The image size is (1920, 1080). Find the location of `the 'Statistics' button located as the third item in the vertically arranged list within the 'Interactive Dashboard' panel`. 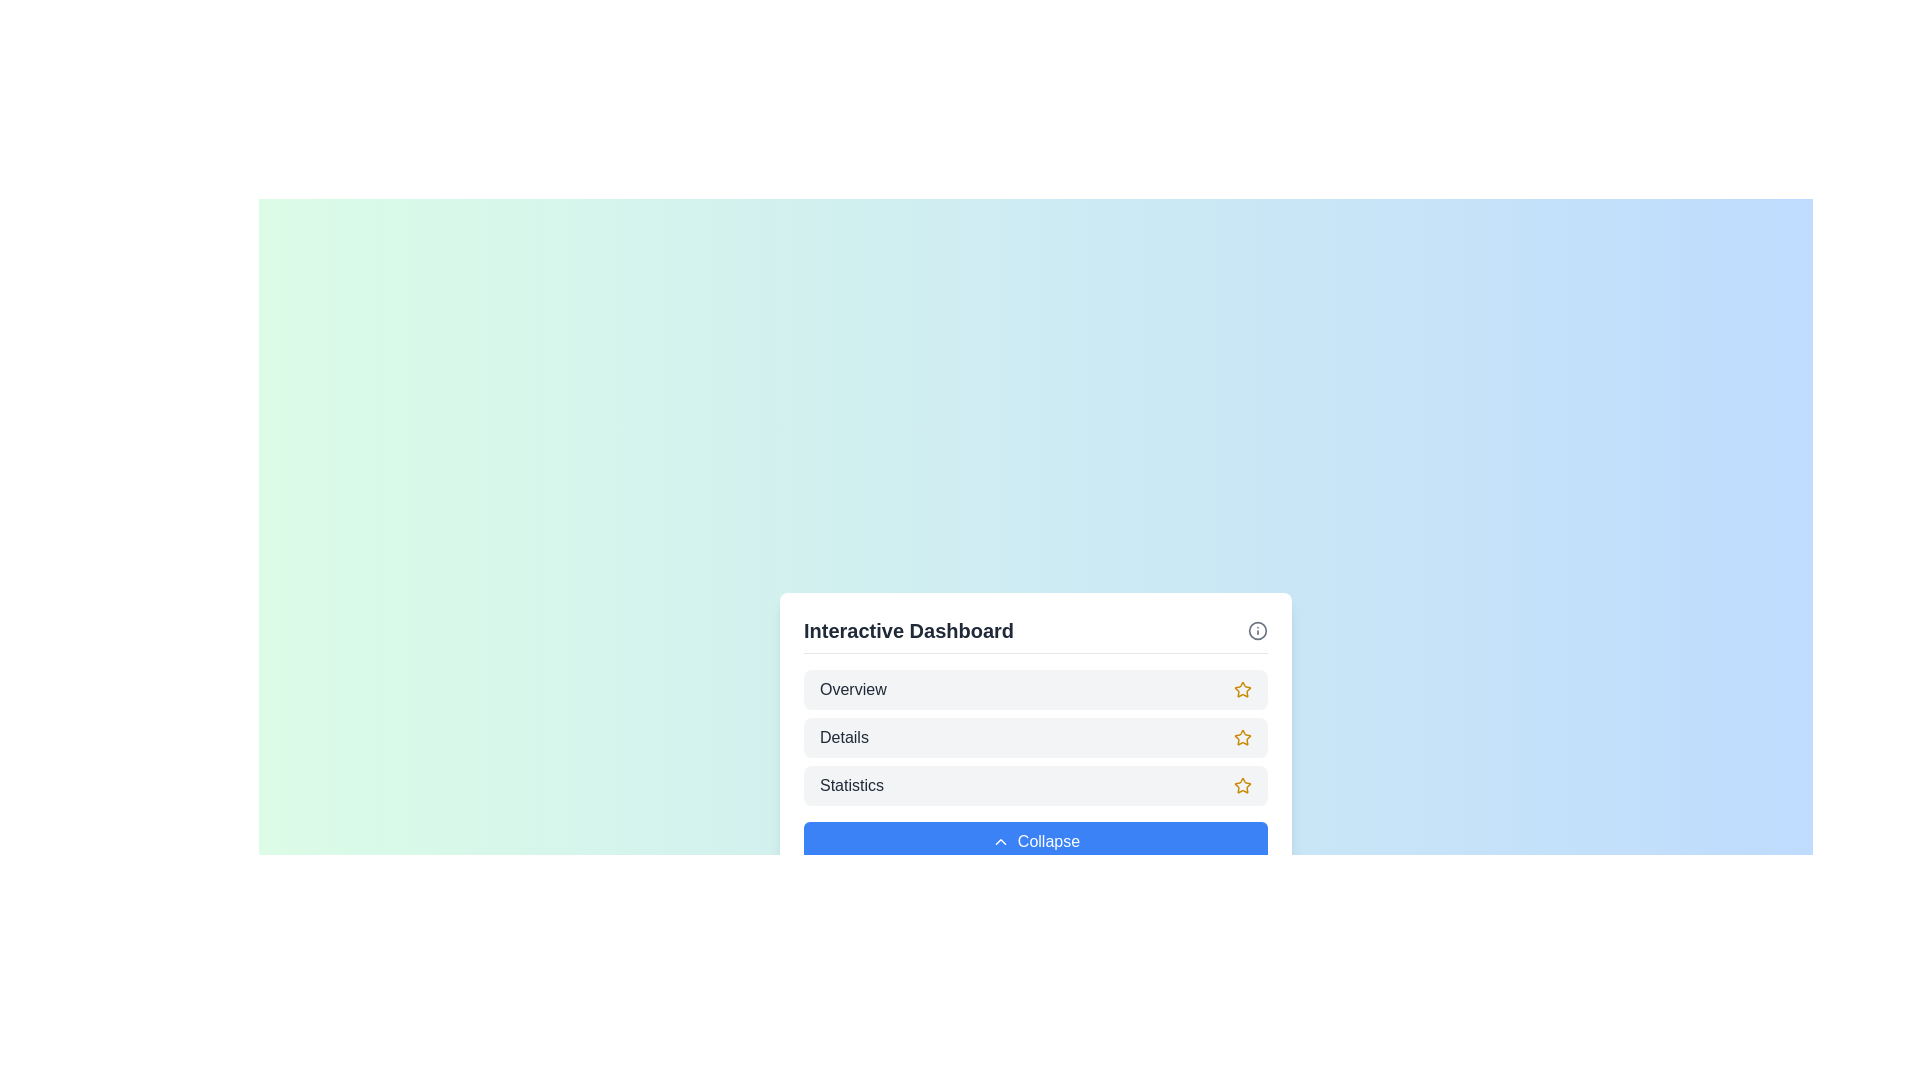

the 'Statistics' button located as the third item in the vertically arranged list within the 'Interactive Dashboard' panel is located at coordinates (1036, 784).